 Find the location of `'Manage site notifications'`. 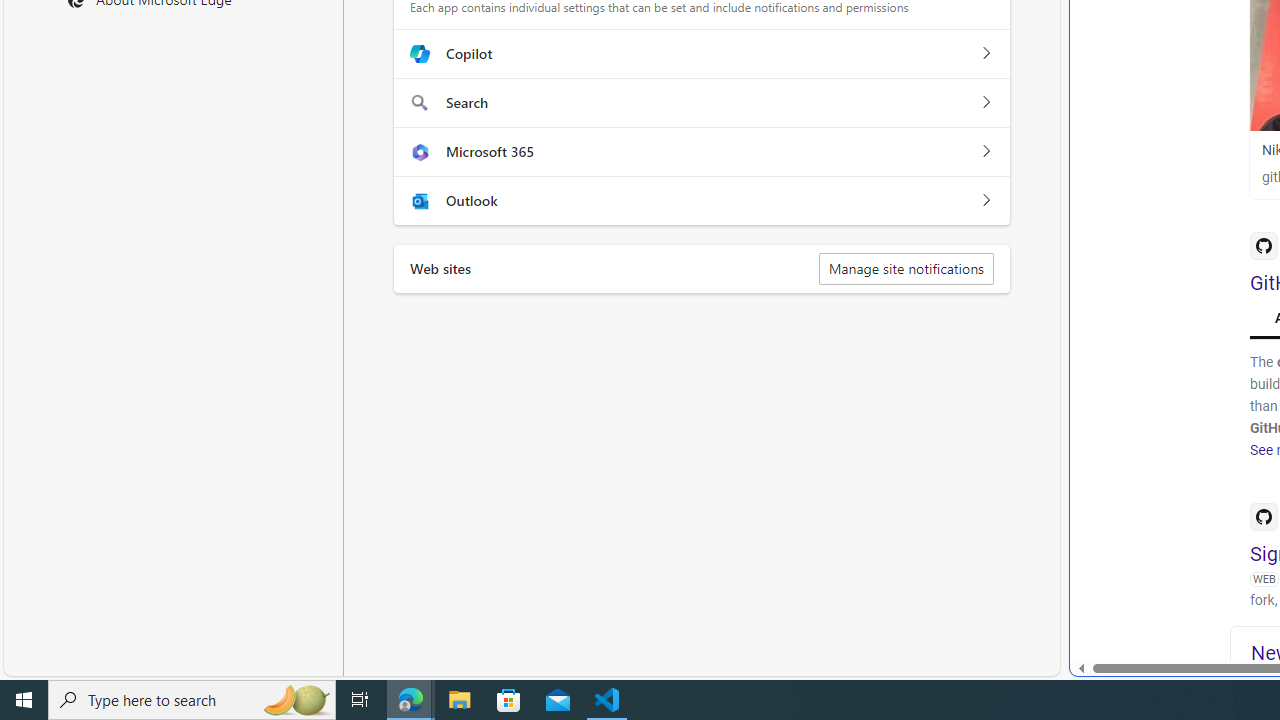

'Manage site notifications' is located at coordinates (905, 267).